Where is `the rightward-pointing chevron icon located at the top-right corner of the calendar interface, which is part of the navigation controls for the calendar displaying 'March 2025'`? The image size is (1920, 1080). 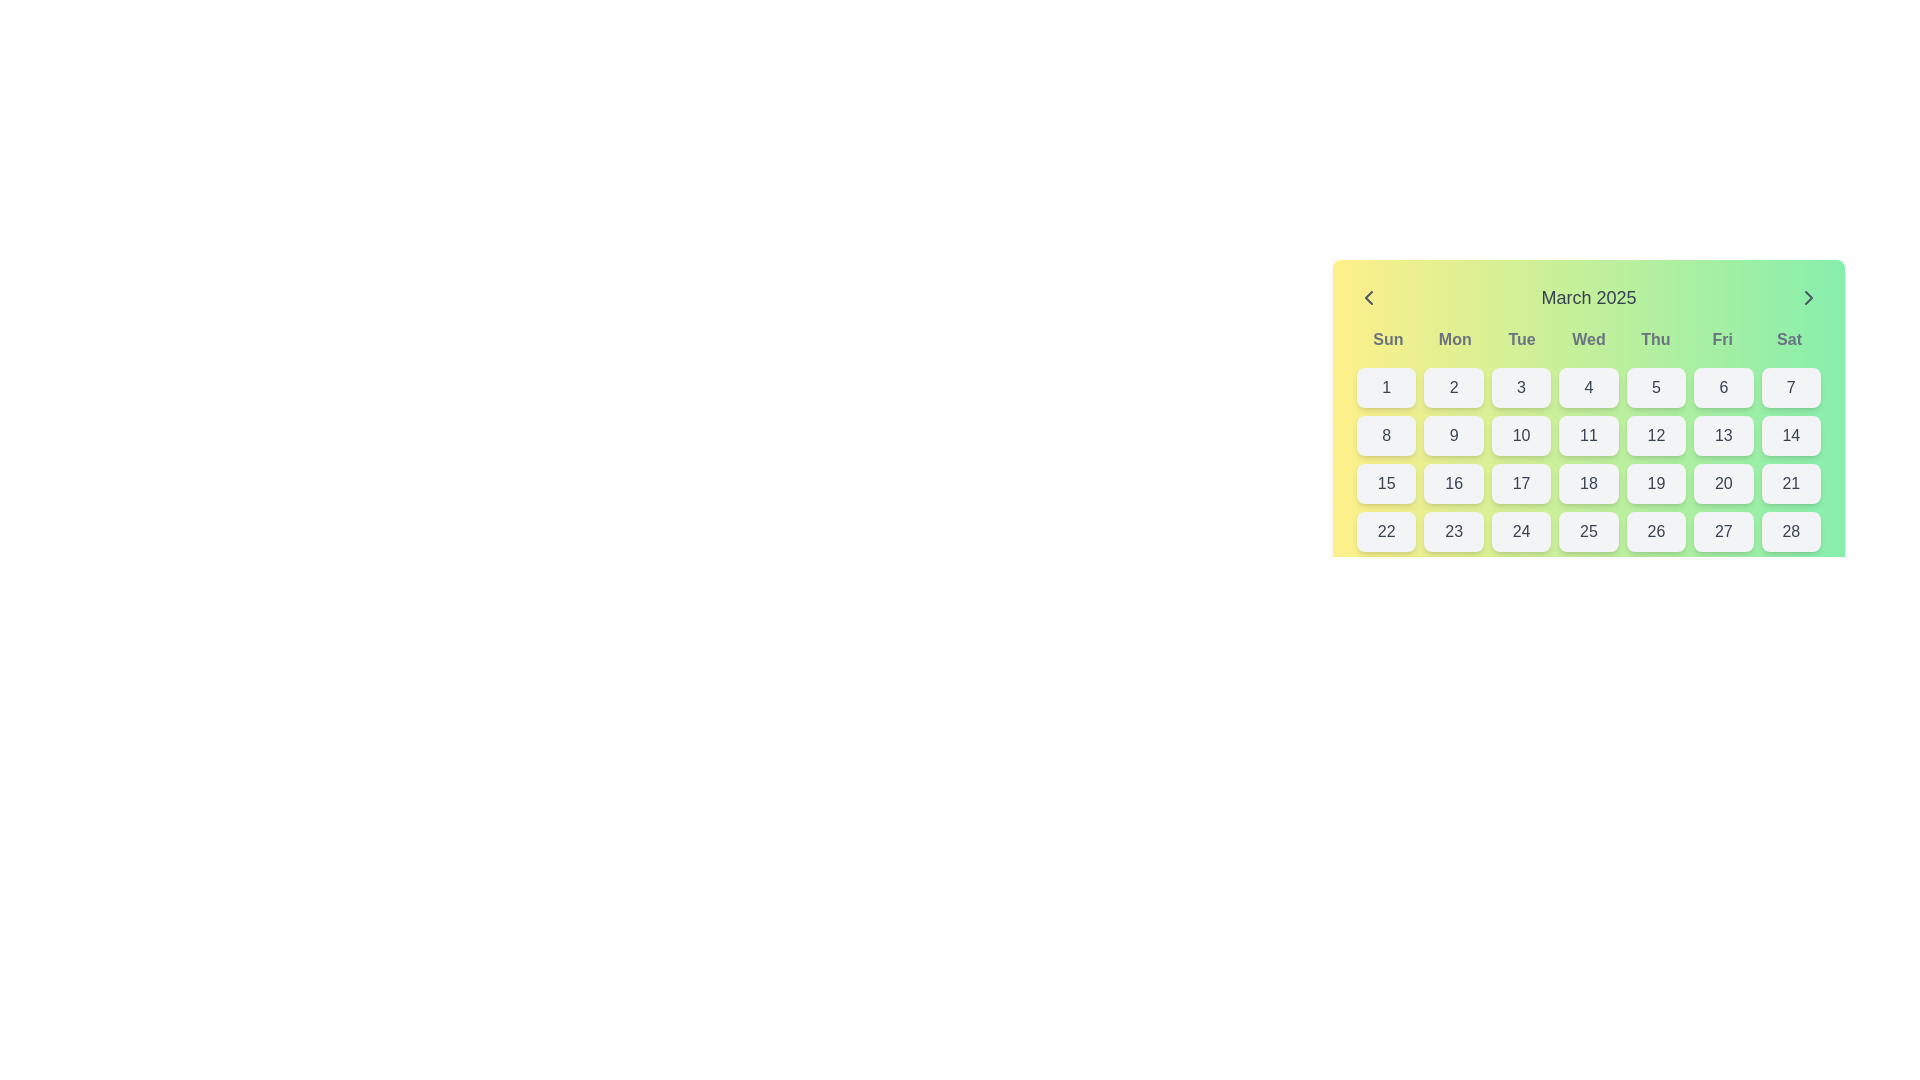
the rightward-pointing chevron icon located at the top-right corner of the calendar interface, which is part of the navigation controls for the calendar displaying 'March 2025' is located at coordinates (1809, 297).